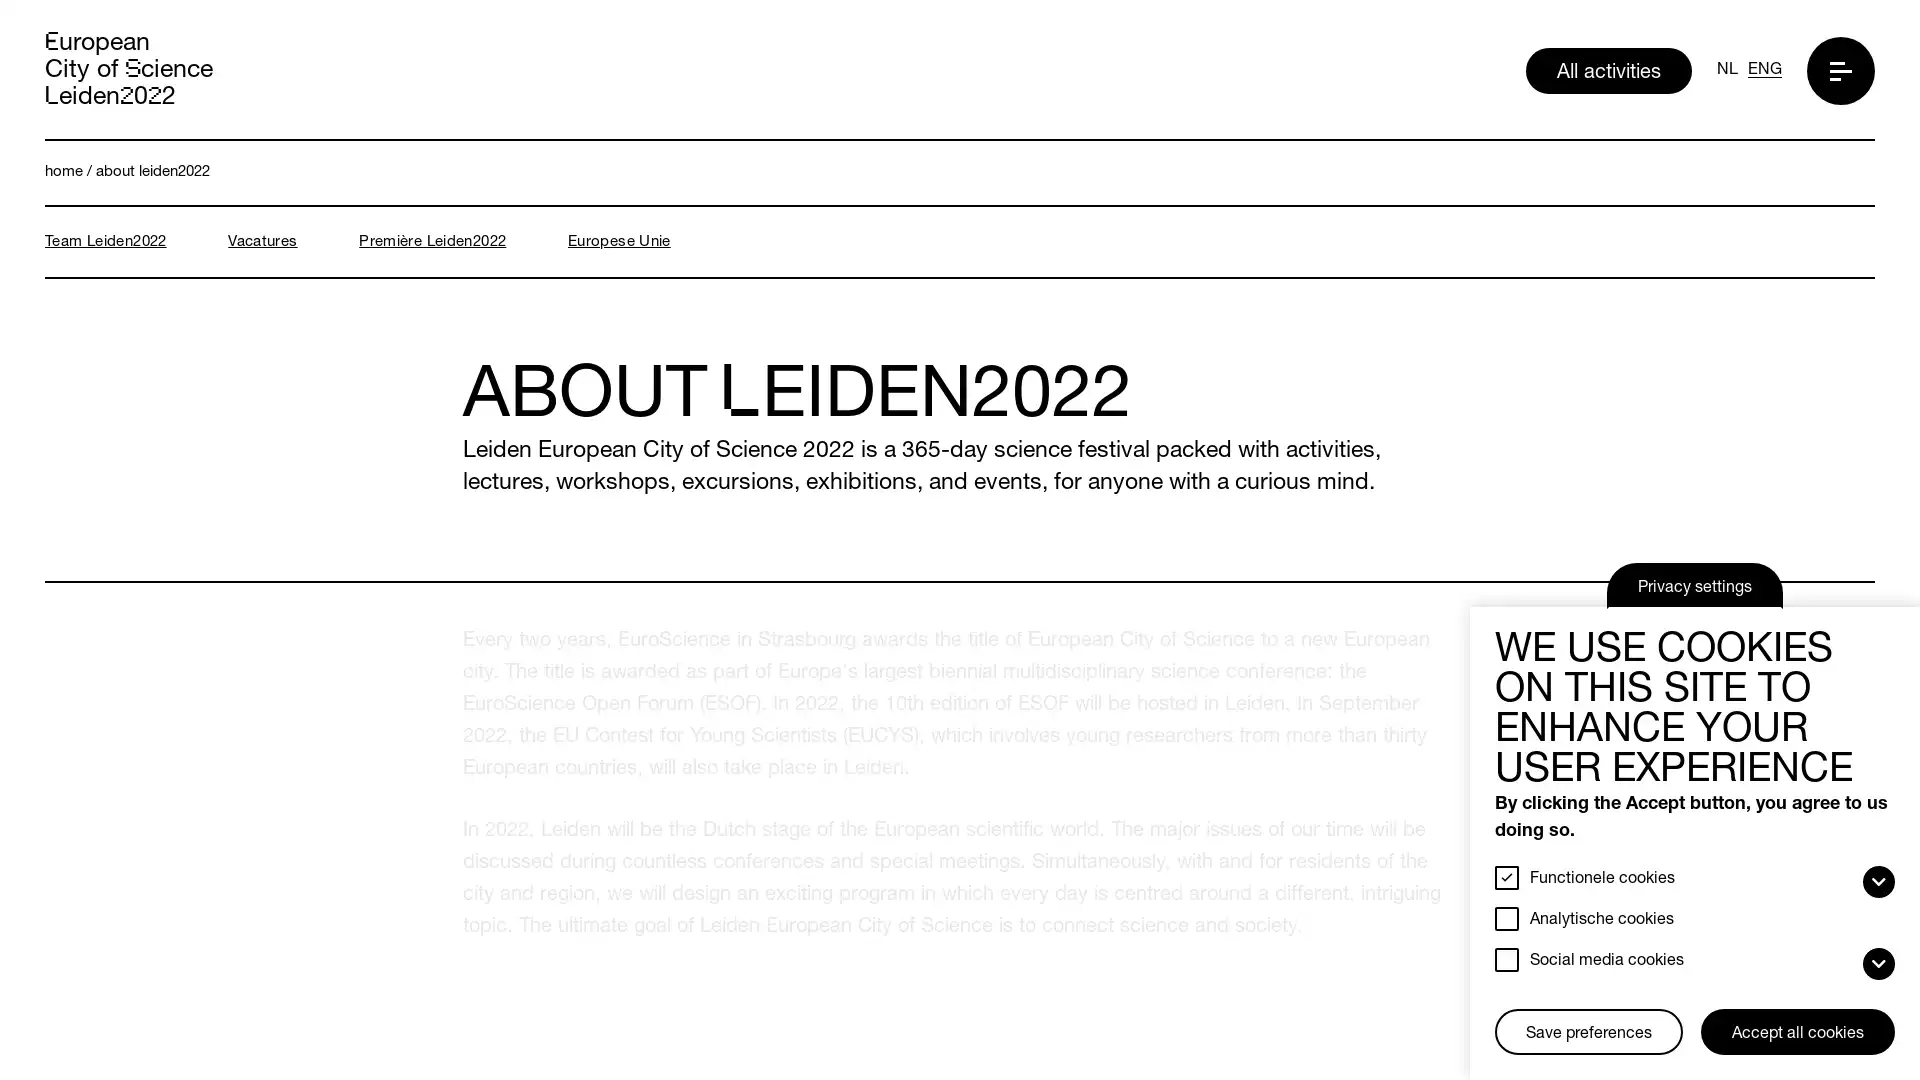 The image size is (1920, 1080). Describe the element at coordinates (1502, 1011) in the screenshot. I see `Withdraw consent` at that location.